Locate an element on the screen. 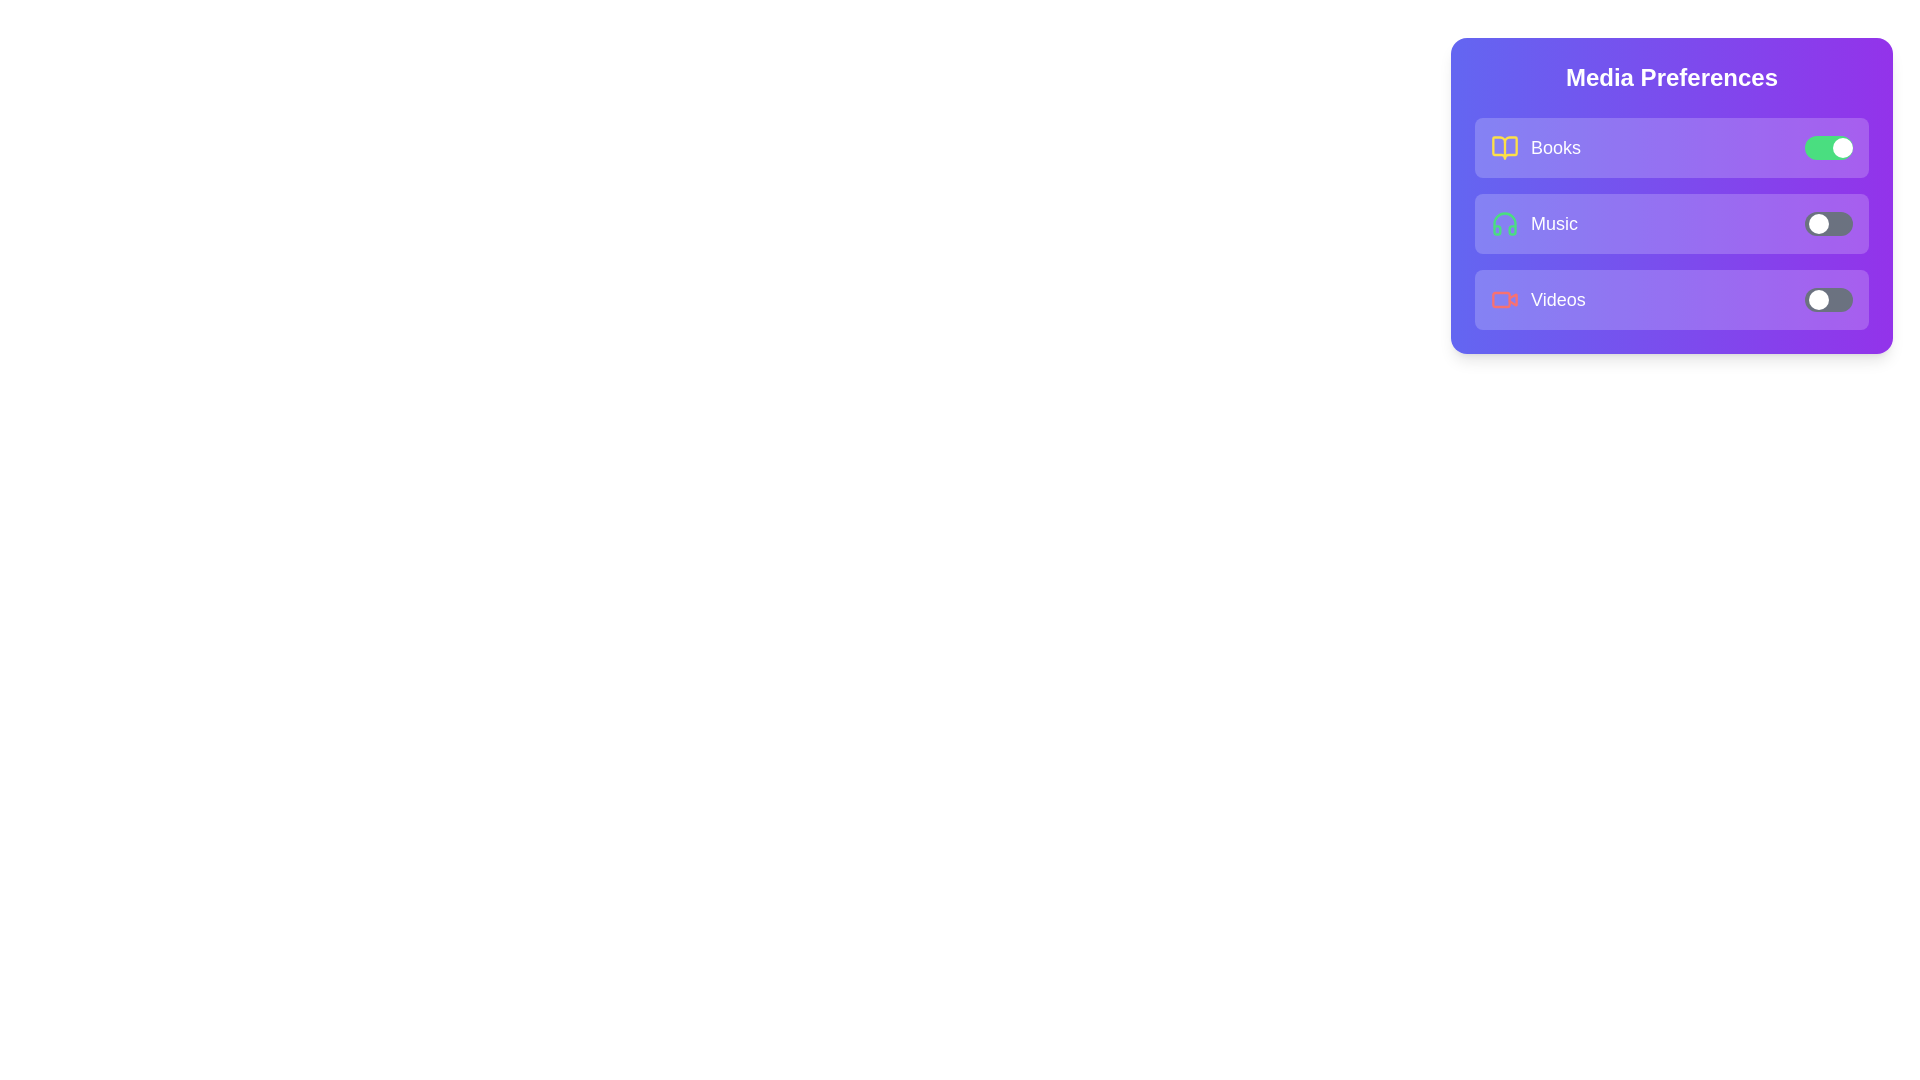 Image resolution: width=1920 pixels, height=1080 pixels. the toggle switch in the 'Videos' preference section to change its state is located at coordinates (1671, 300).